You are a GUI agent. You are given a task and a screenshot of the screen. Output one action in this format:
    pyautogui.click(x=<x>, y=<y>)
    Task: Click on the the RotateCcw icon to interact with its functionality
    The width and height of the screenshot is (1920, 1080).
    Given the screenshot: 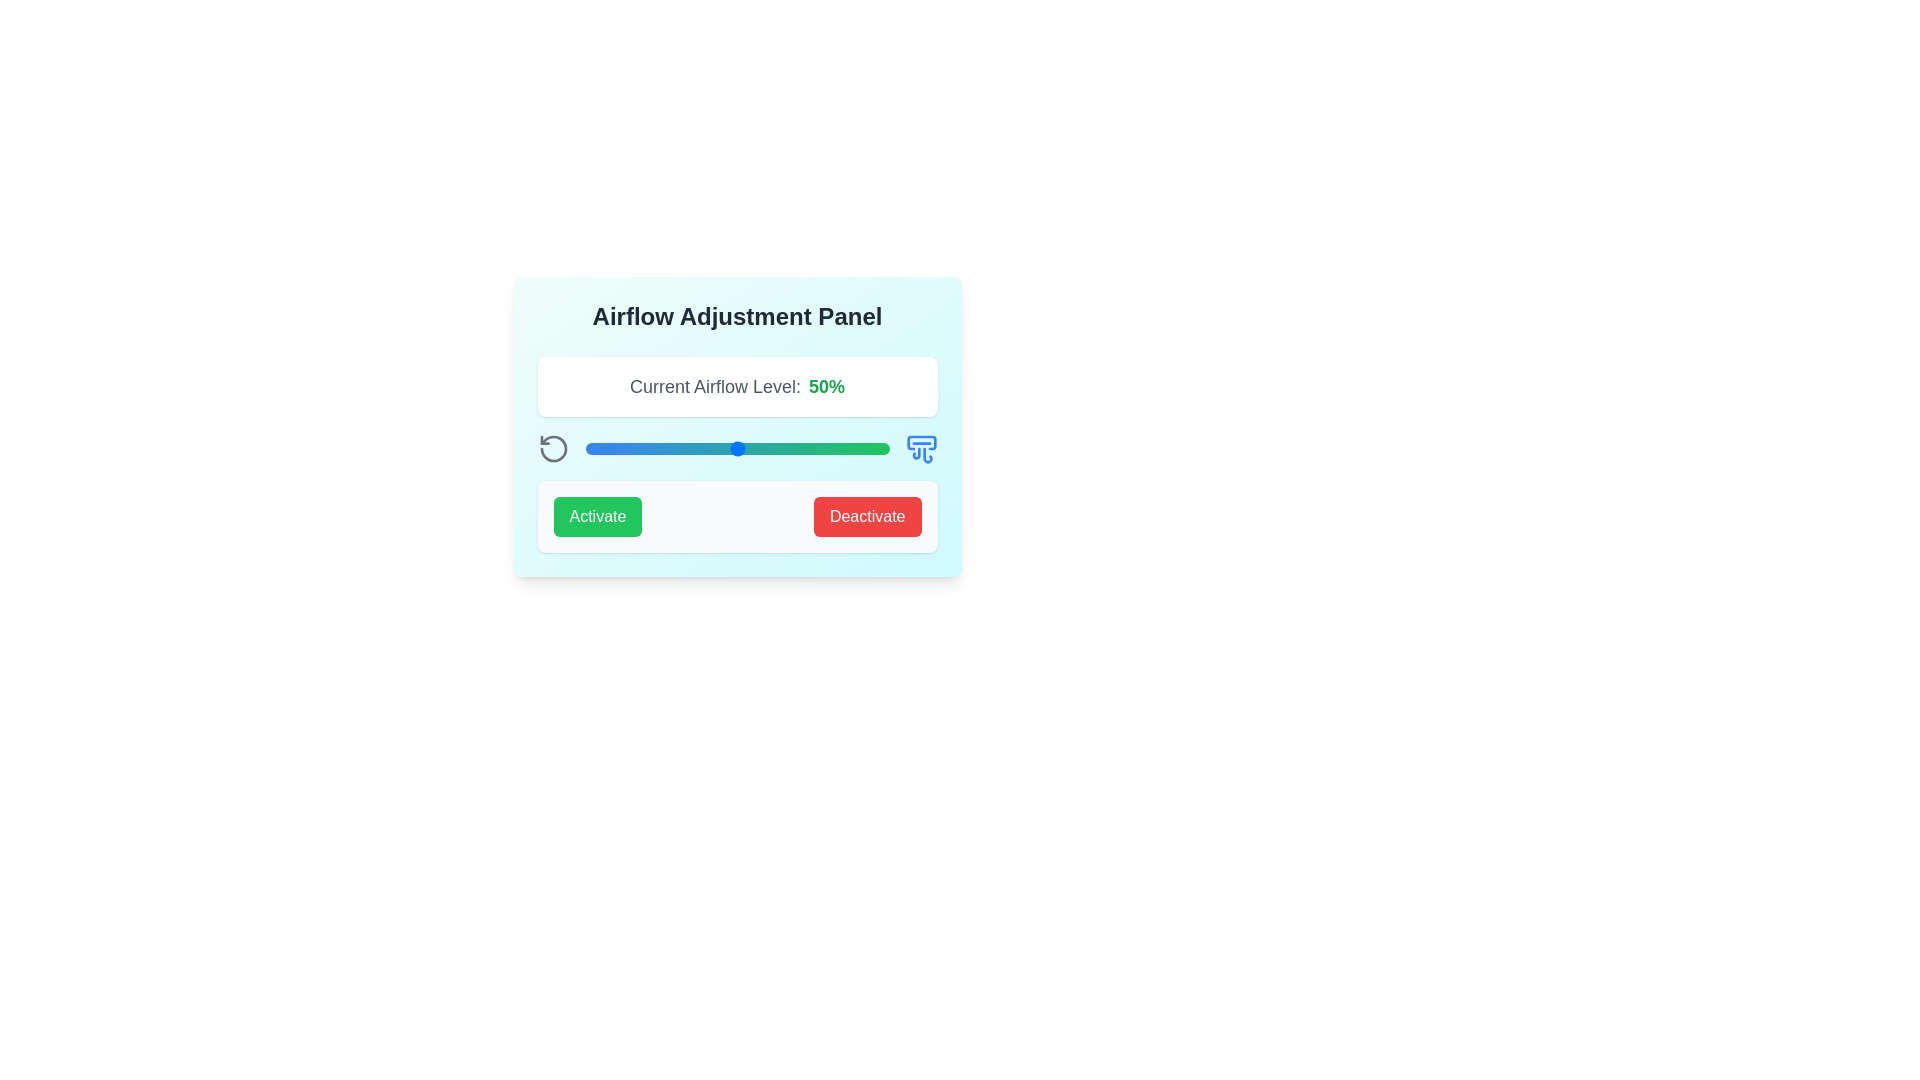 What is the action you would take?
    pyautogui.click(x=553, y=447)
    